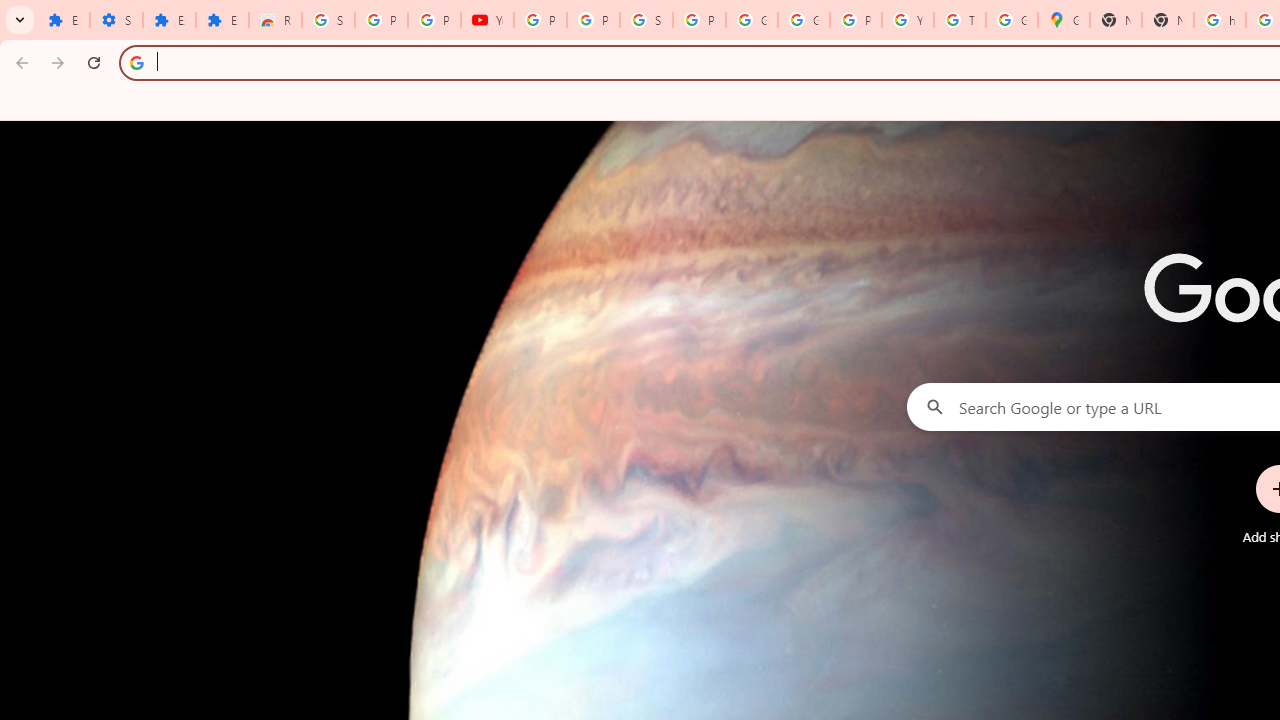 The height and width of the screenshot is (720, 1280). I want to click on 'Extensions', so click(222, 20).